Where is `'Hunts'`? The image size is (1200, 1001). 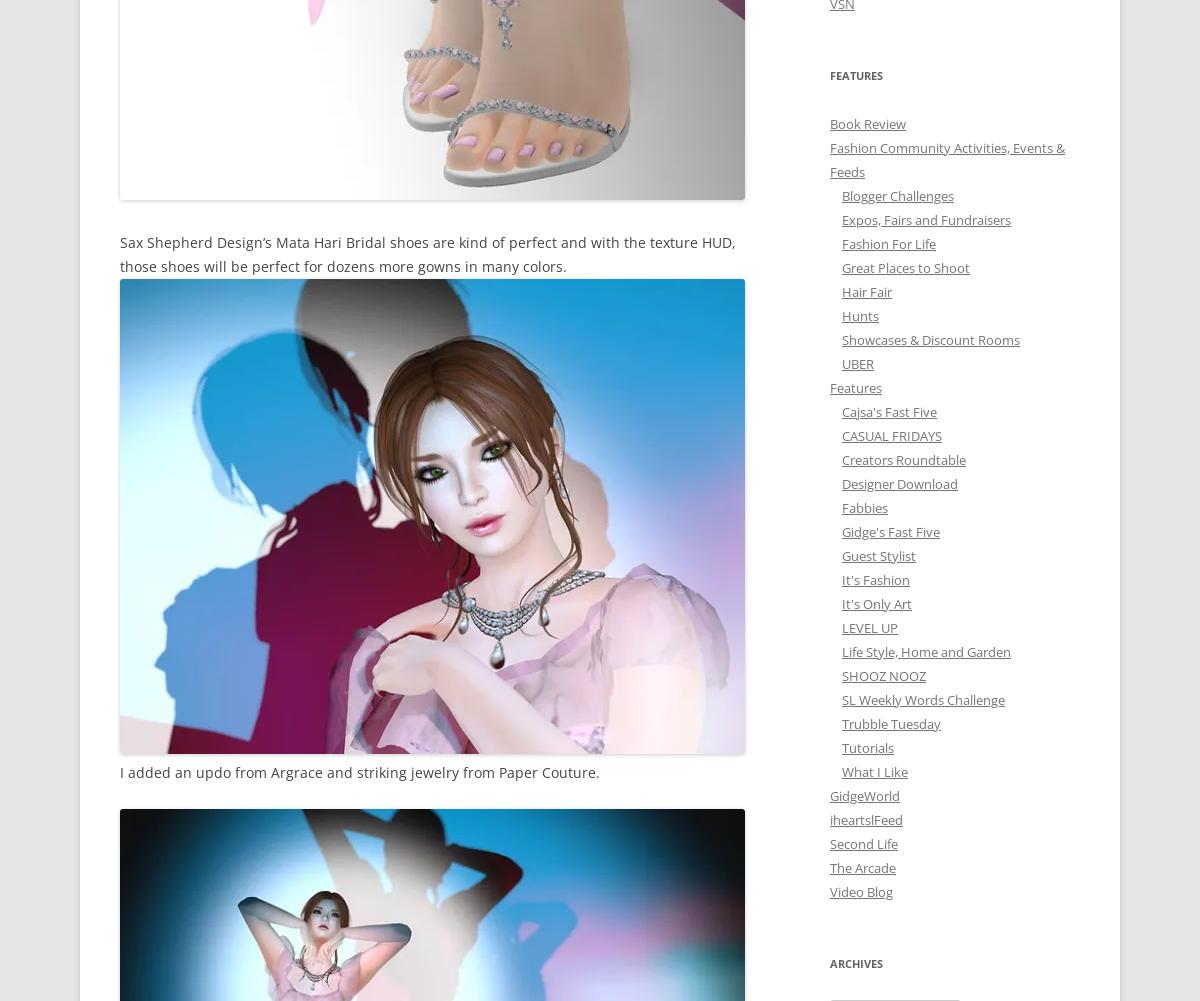 'Hunts' is located at coordinates (859, 315).